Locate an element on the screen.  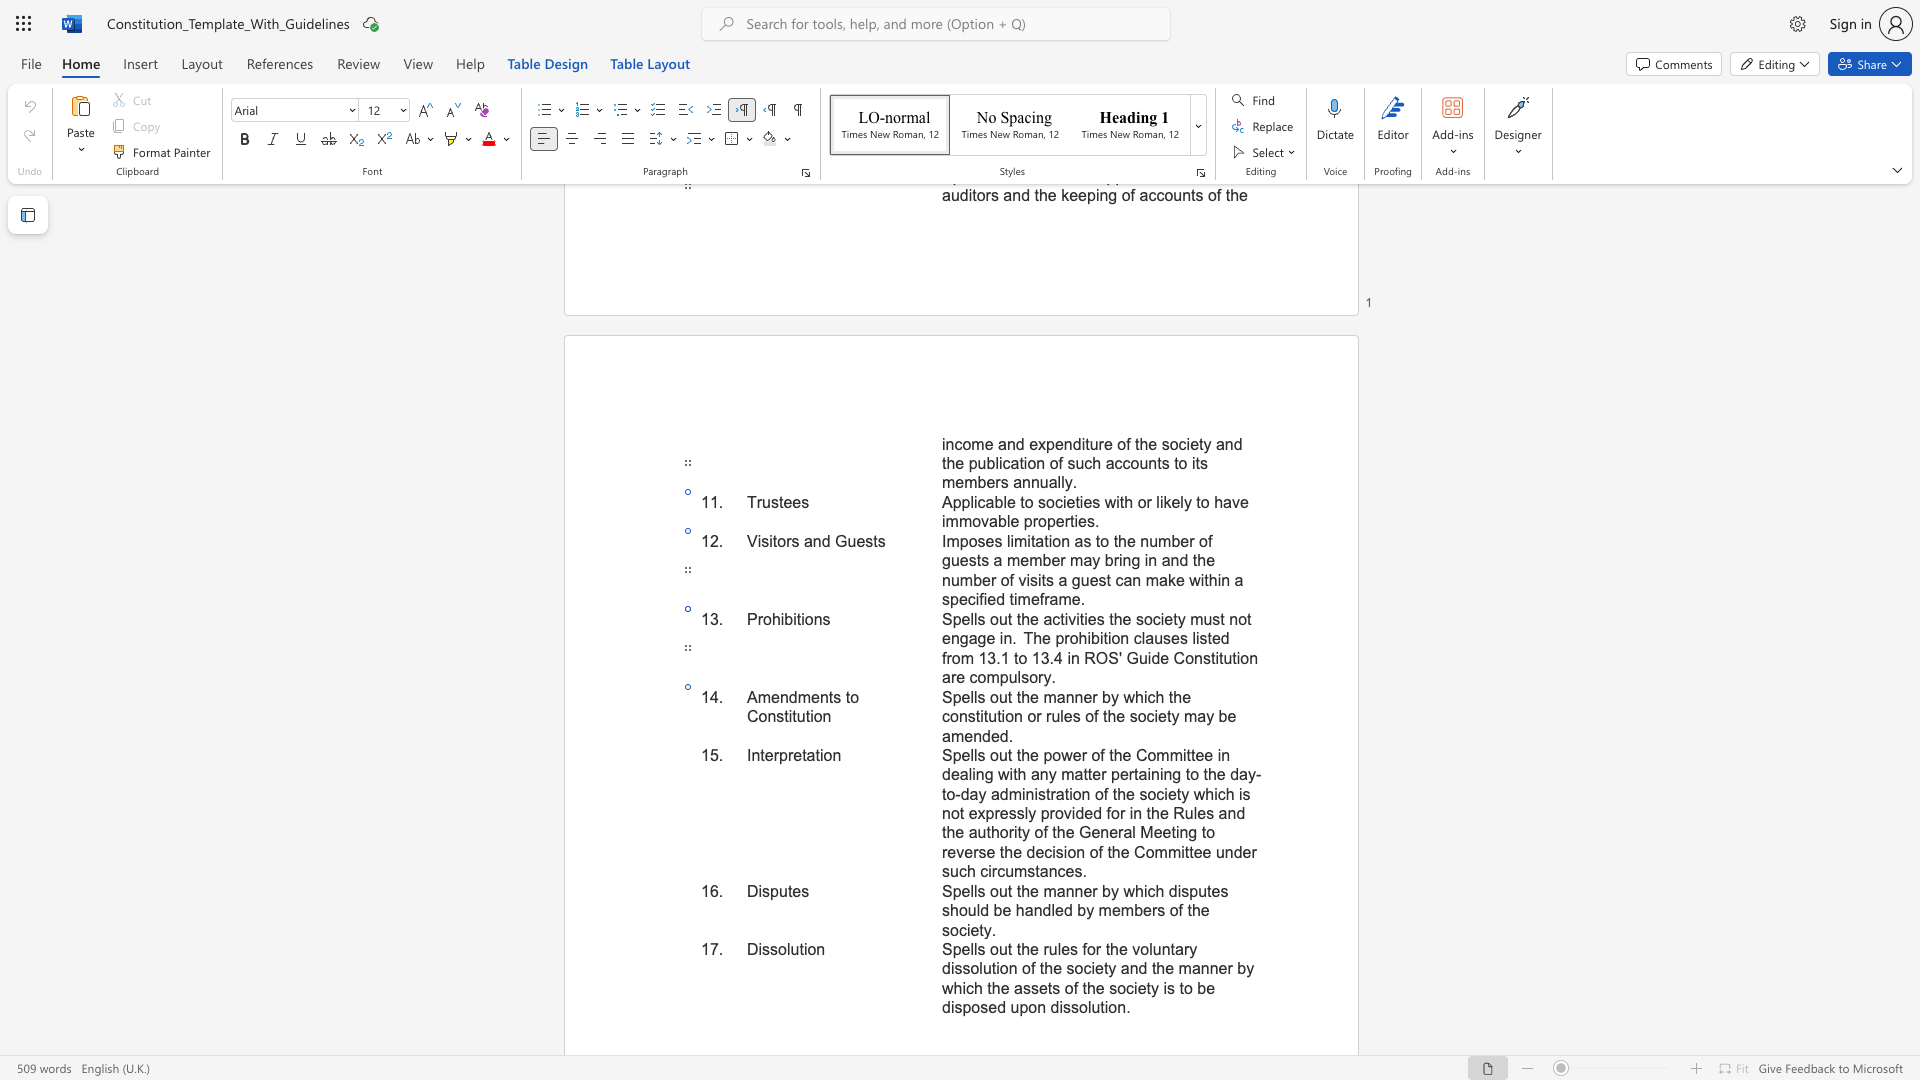
the 2th character "s" in the text is located at coordinates (779, 715).